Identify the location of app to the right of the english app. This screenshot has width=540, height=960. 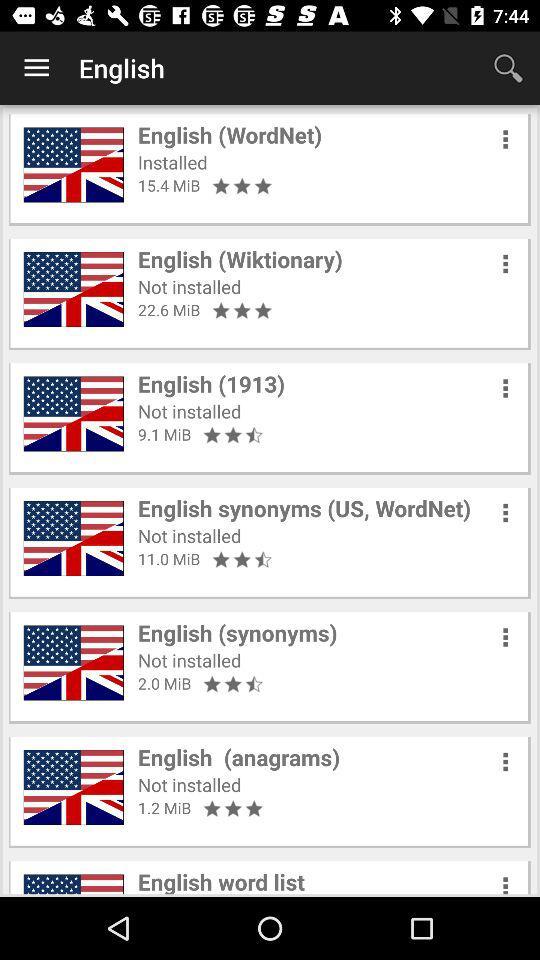
(508, 68).